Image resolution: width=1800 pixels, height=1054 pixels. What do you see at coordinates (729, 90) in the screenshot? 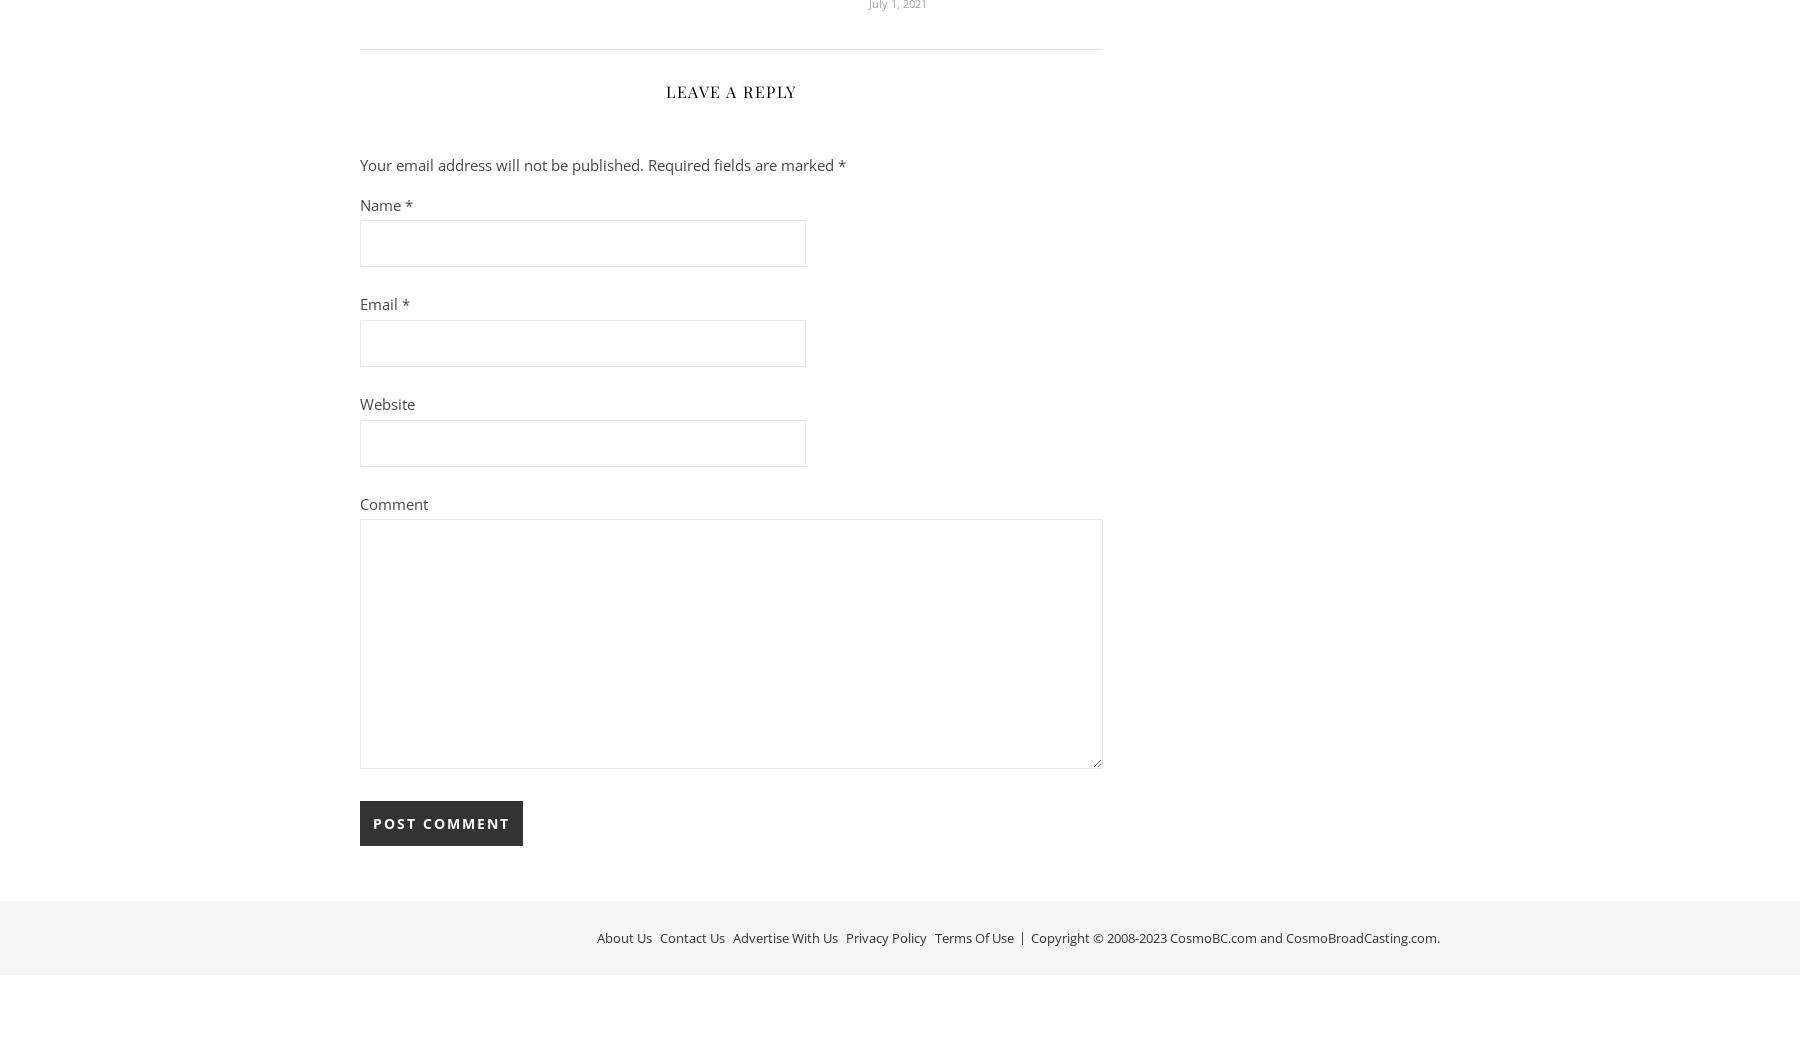
I see `'Leave a Reply'` at bounding box center [729, 90].